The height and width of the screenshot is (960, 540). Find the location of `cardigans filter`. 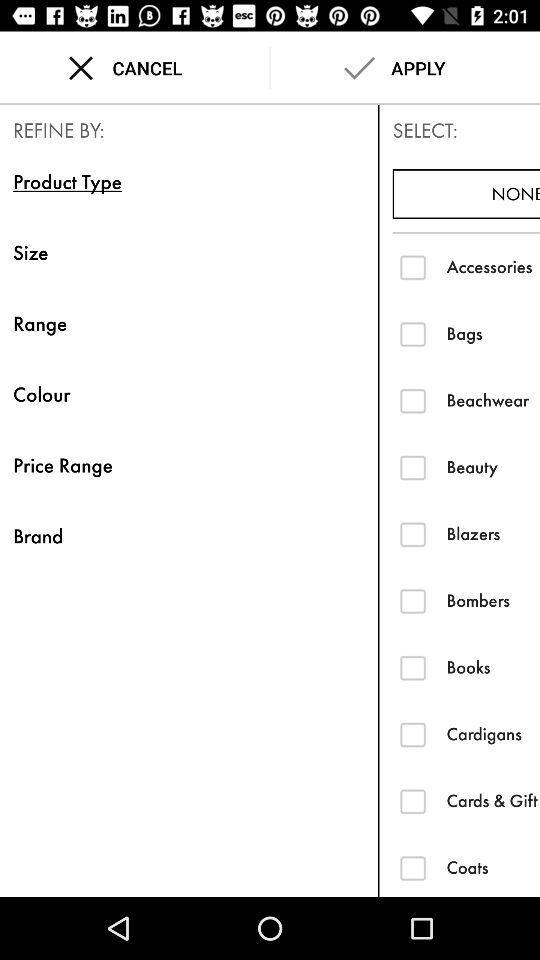

cardigans filter is located at coordinates (412, 733).